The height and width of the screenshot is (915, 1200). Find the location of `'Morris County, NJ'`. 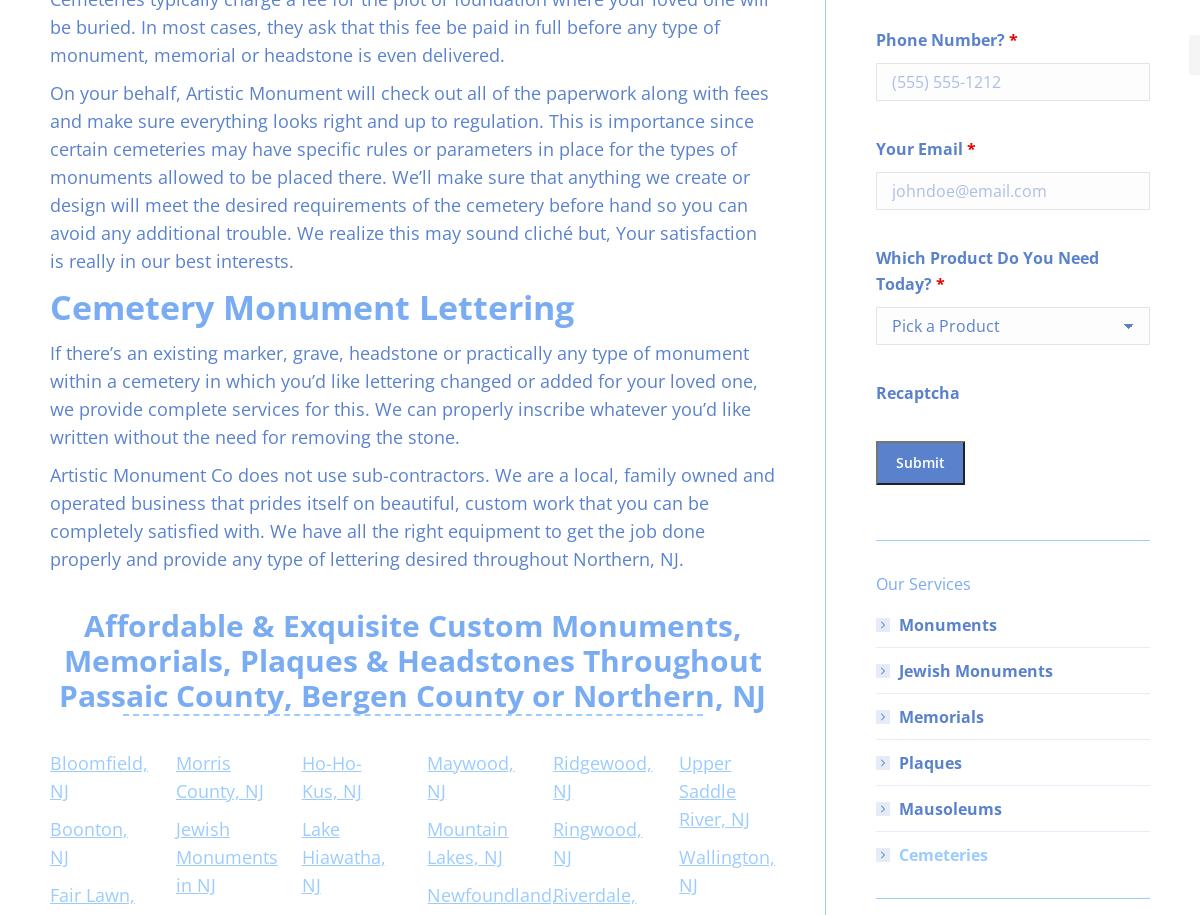

'Morris County, NJ' is located at coordinates (218, 776).